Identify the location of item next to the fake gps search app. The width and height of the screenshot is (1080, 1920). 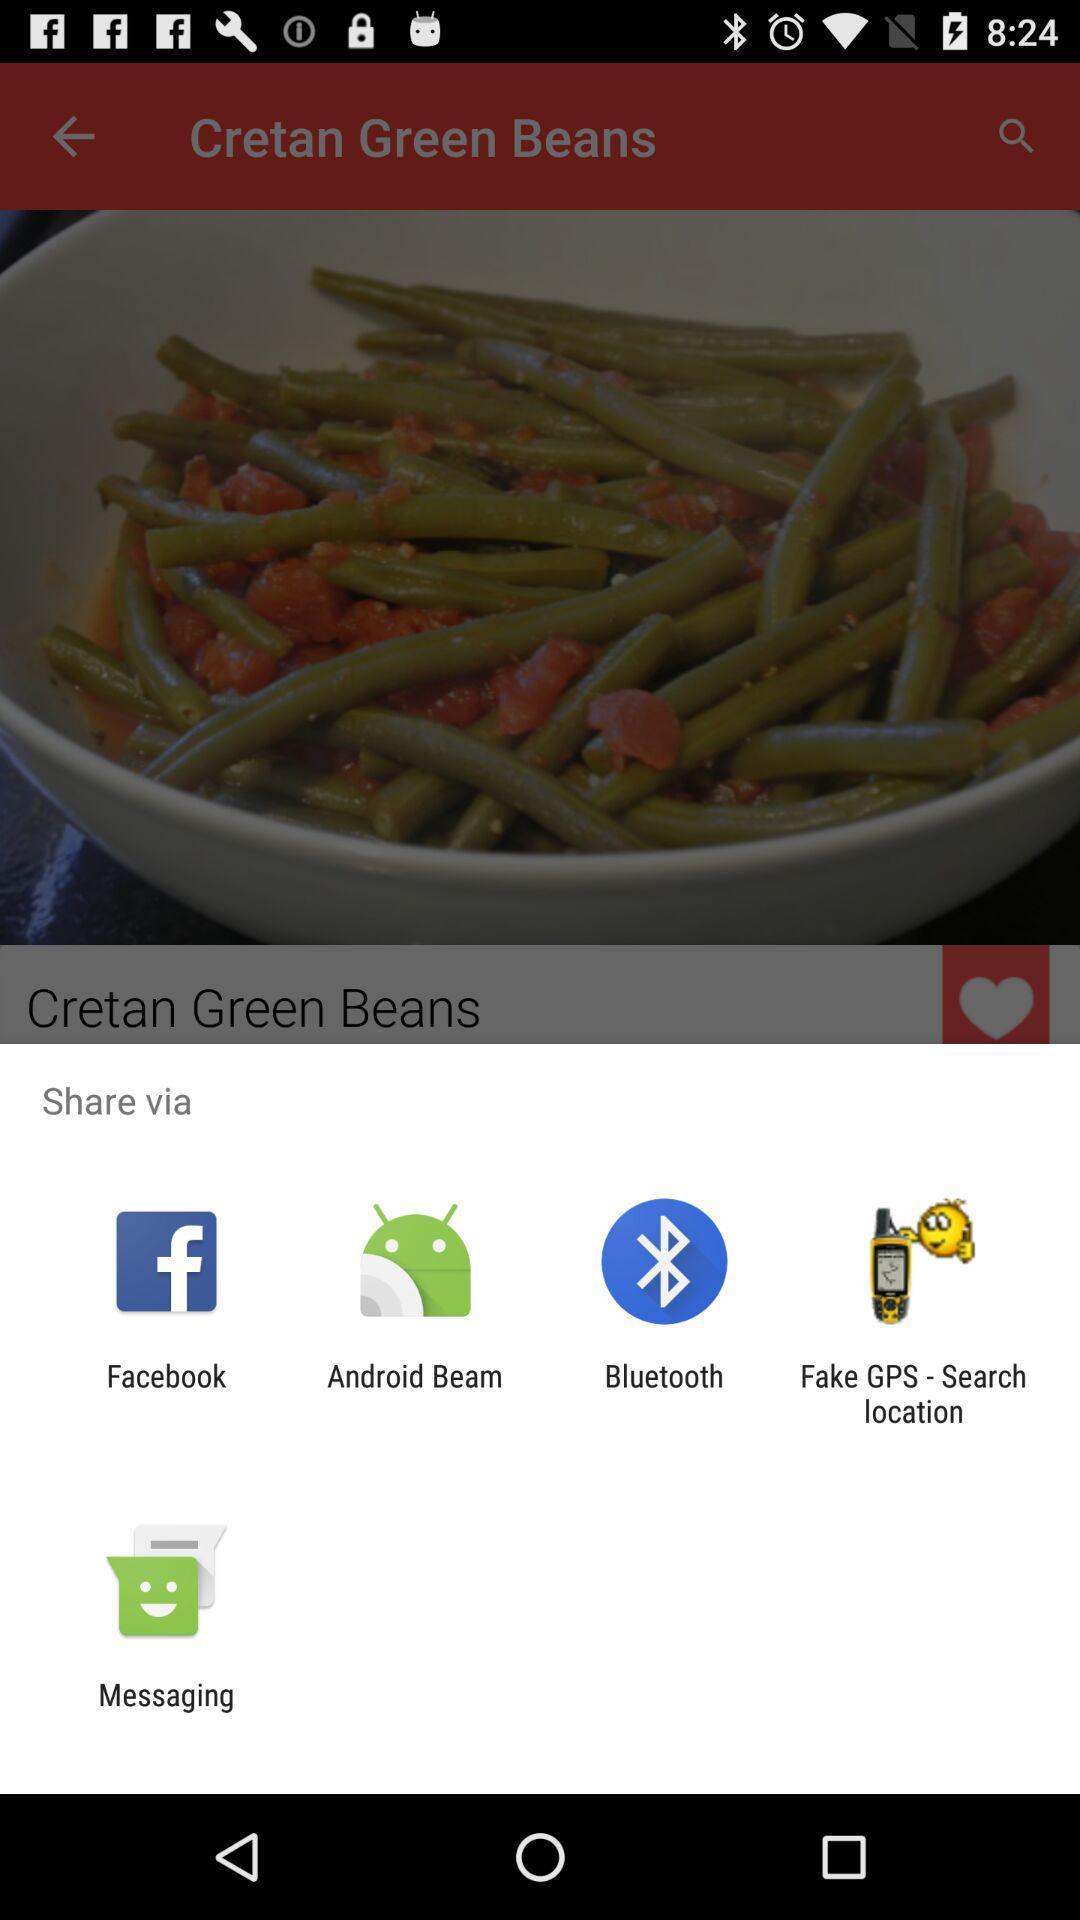
(664, 1392).